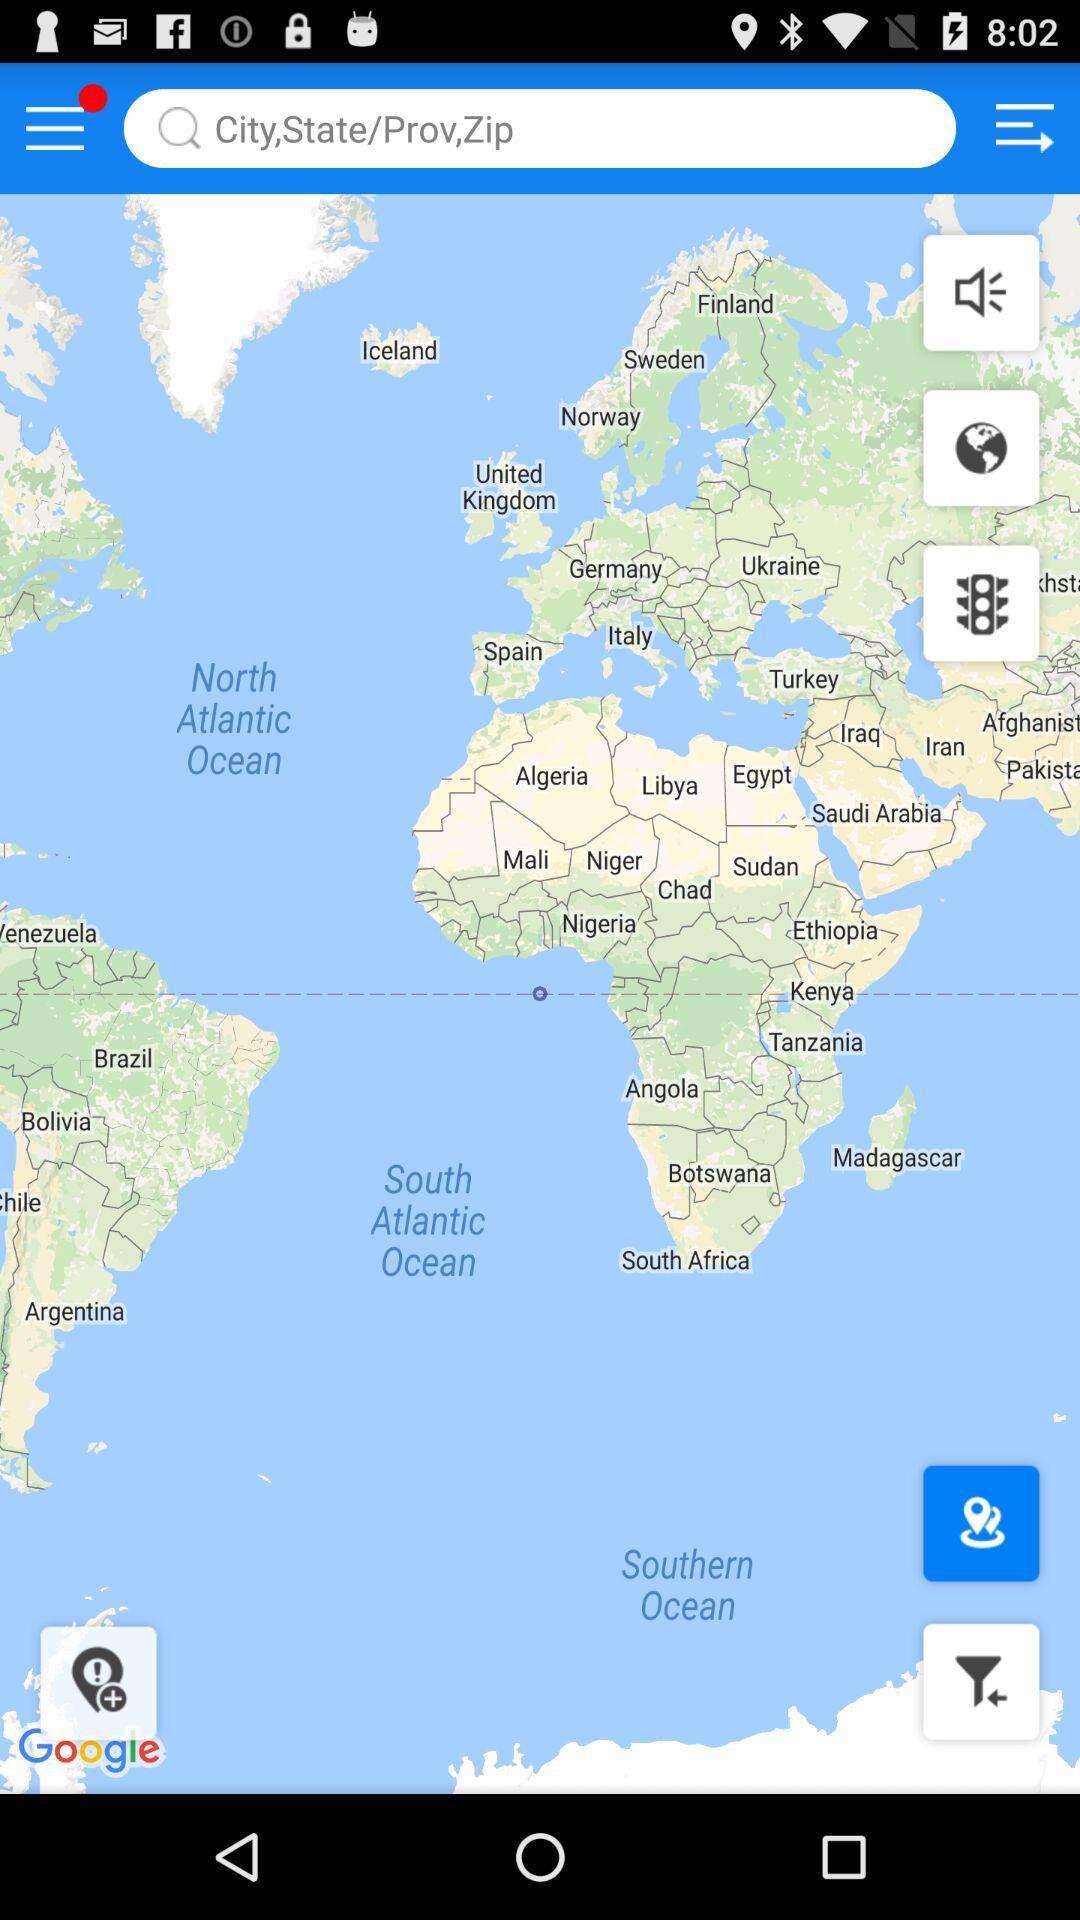  I want to click on places, so click(980, 1522).